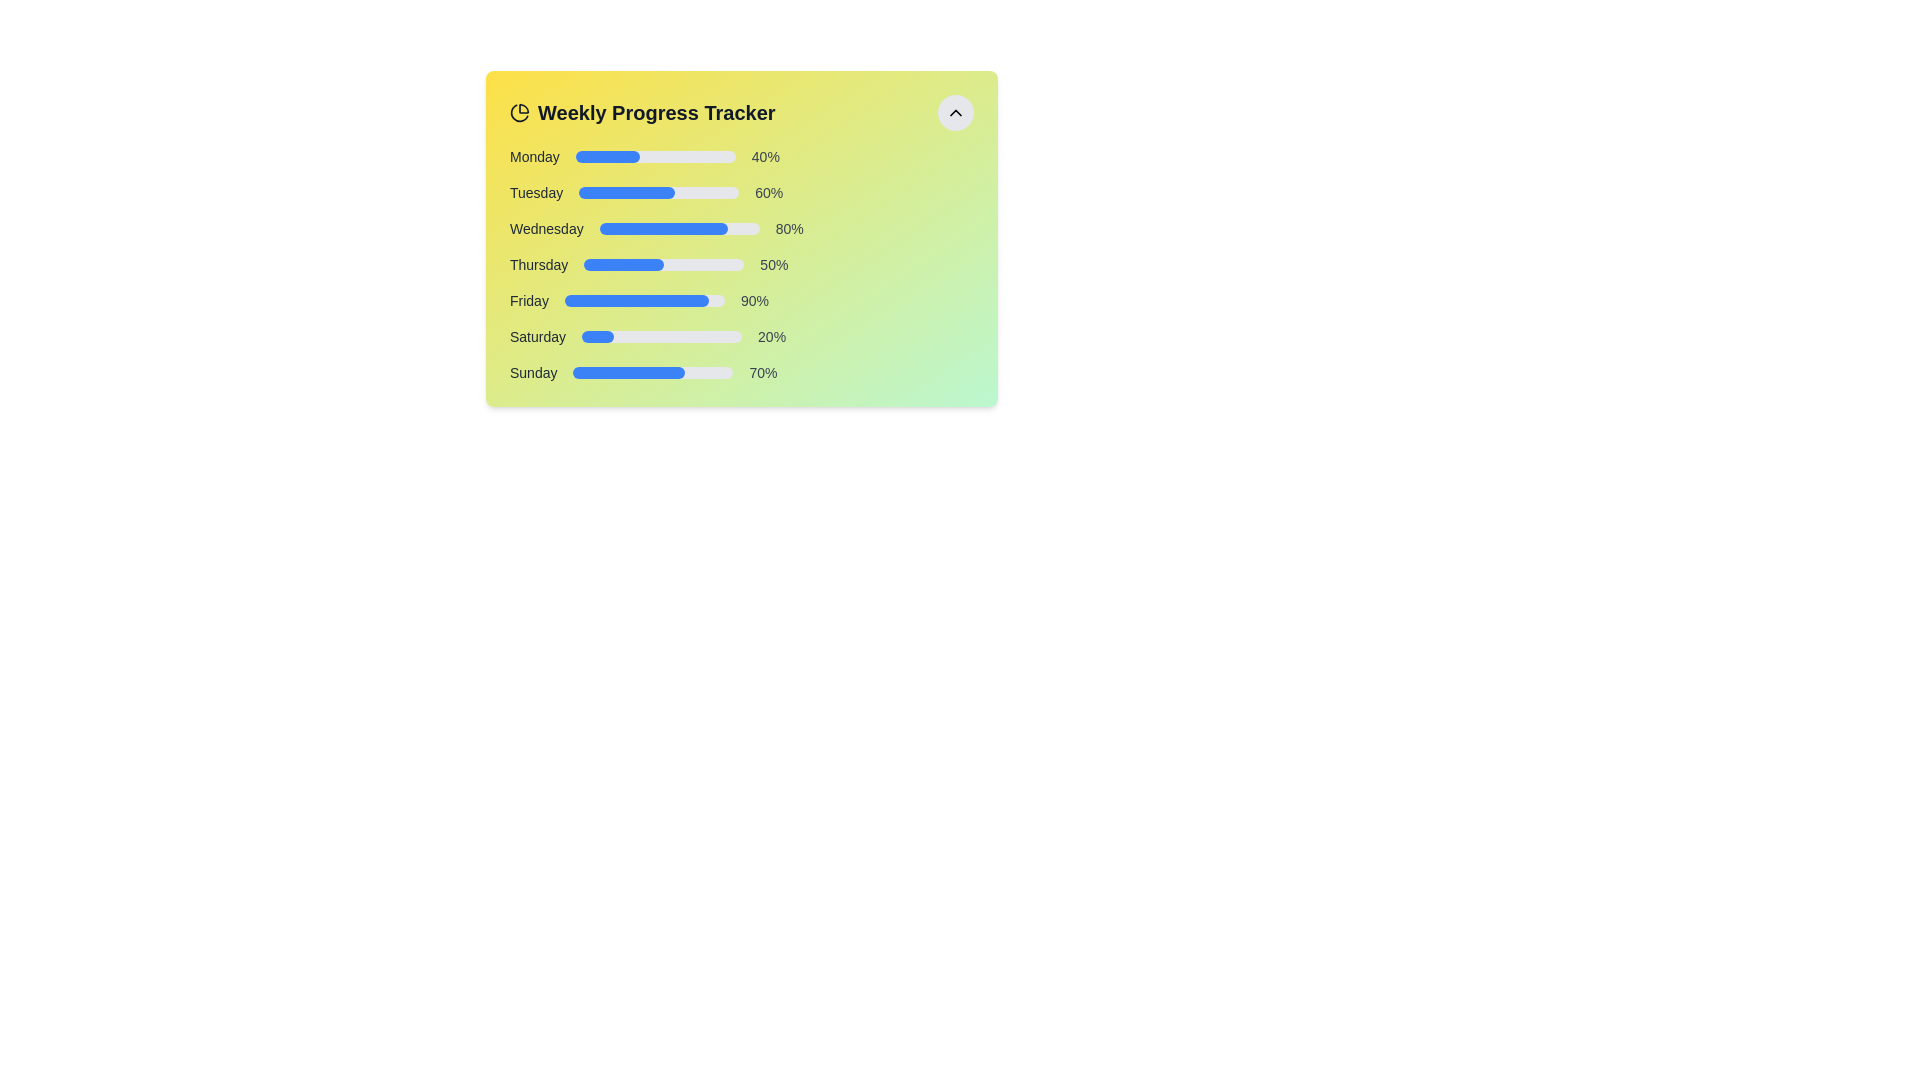 The height and width of the screenshot is (1080, 1920). What do you see at coordinates (762, 373) in the screenshot?
I see `the text element displaying '70%' which indicates the completion percentage for 'Sunday' in the progress tracker interface` at bounding box center [762, 373].